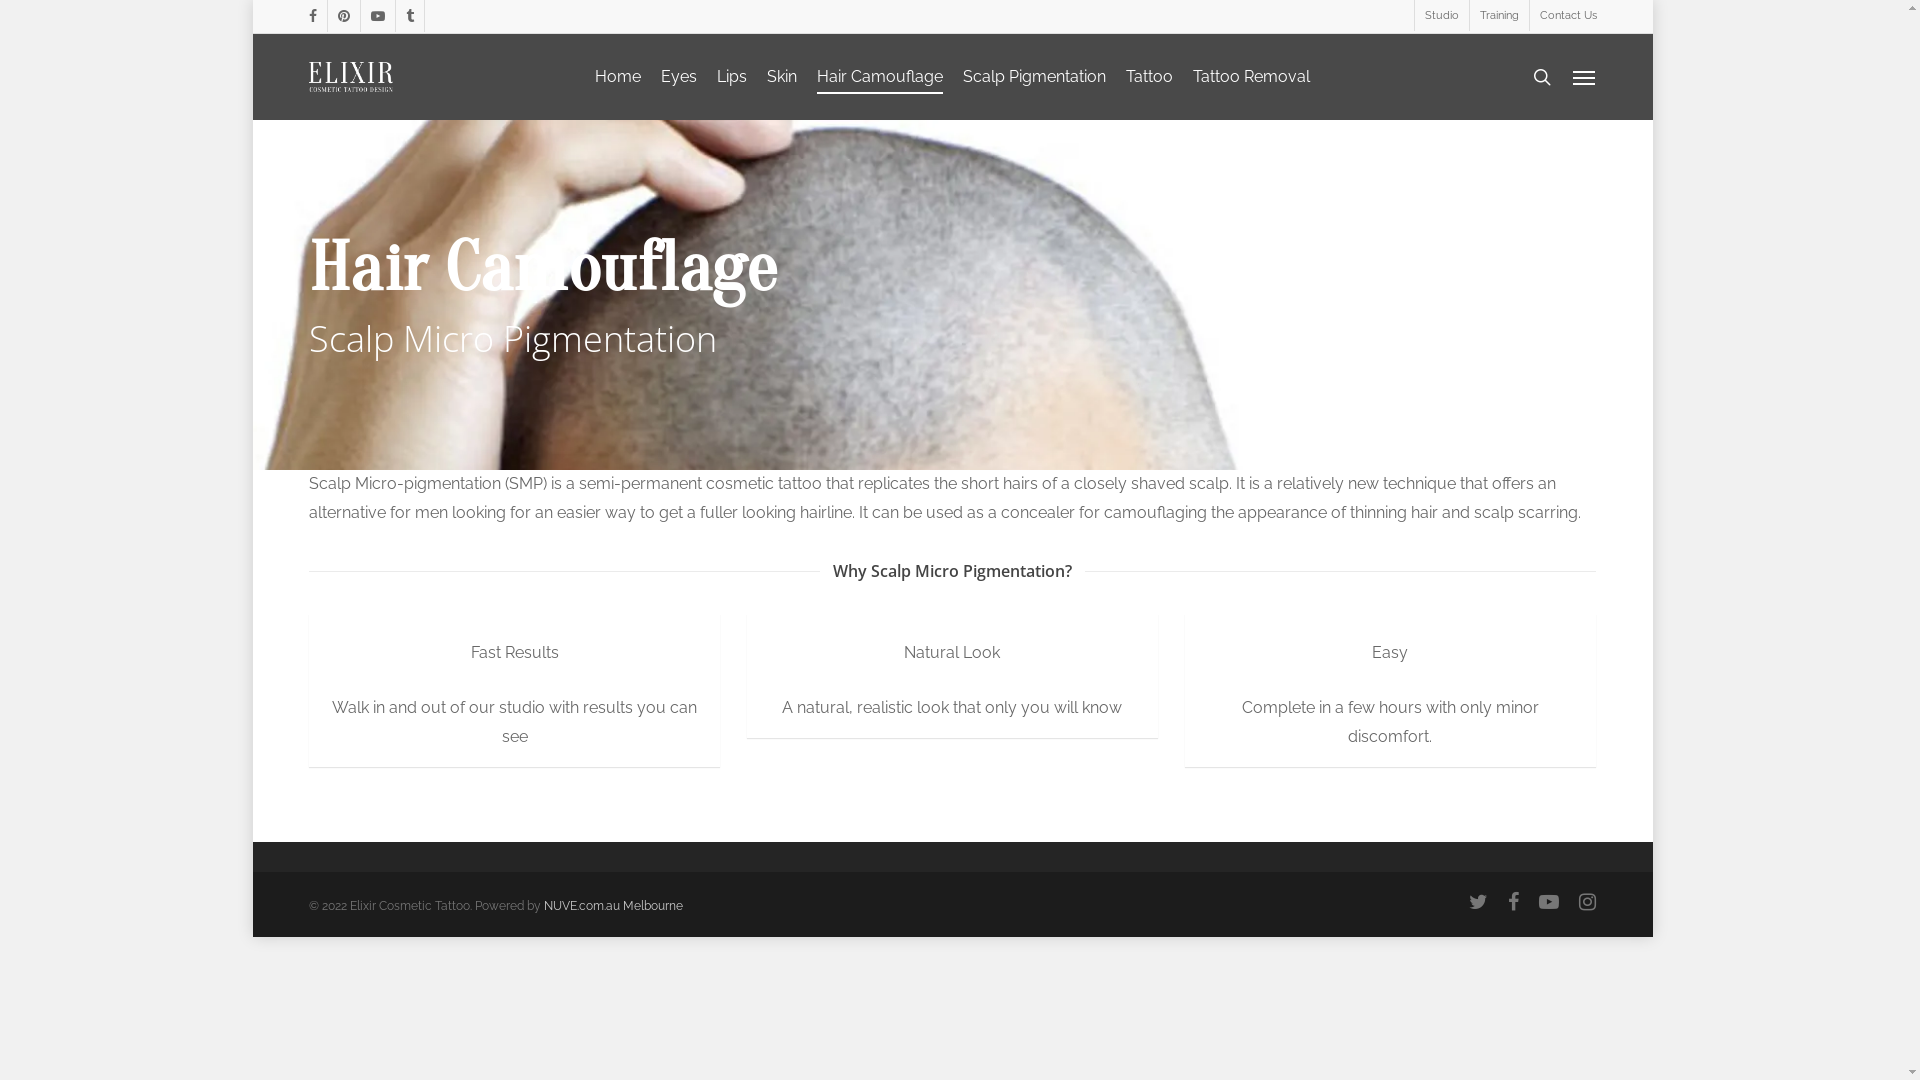 This screenshot has width=1920, height=1080. What do you see at coordinates (1034, 76) in the screenshot?
I see `'Scalp Pigmentation'` at bounding box center [1034, 76].